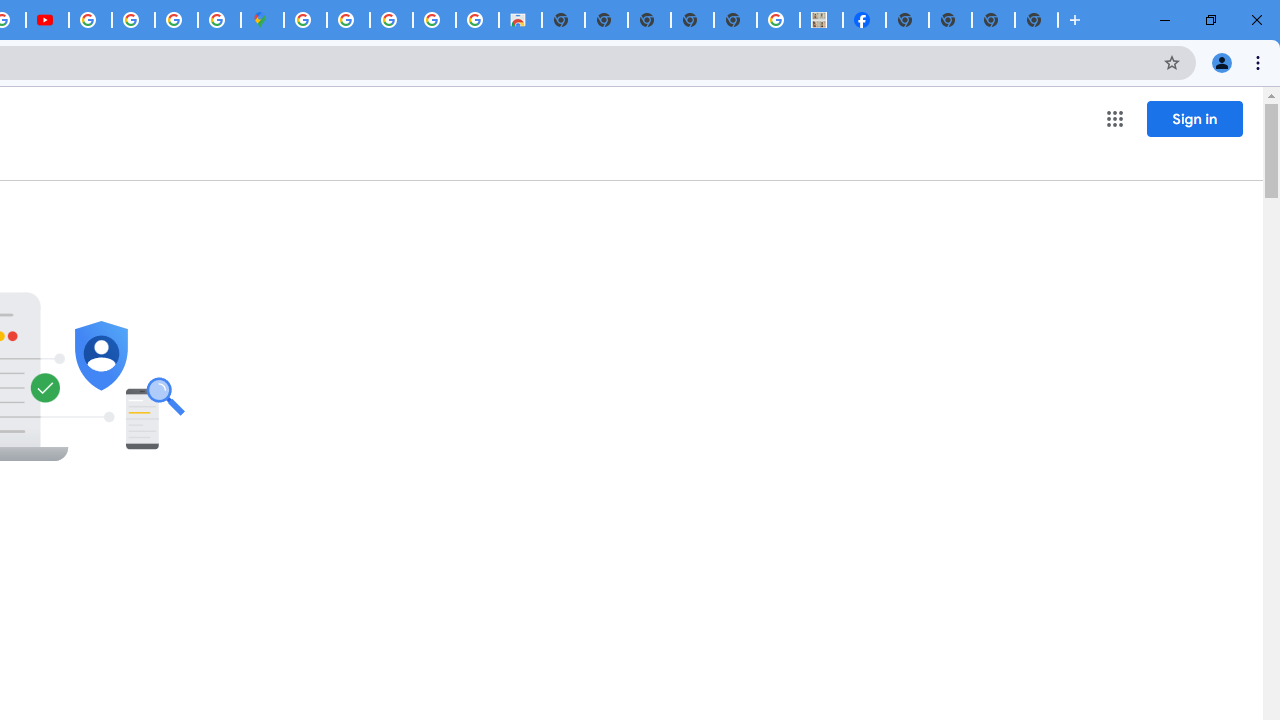 The height and width of the screenshot is (720, 1280). I want to click on 'New Tab', so click(1036, 20).